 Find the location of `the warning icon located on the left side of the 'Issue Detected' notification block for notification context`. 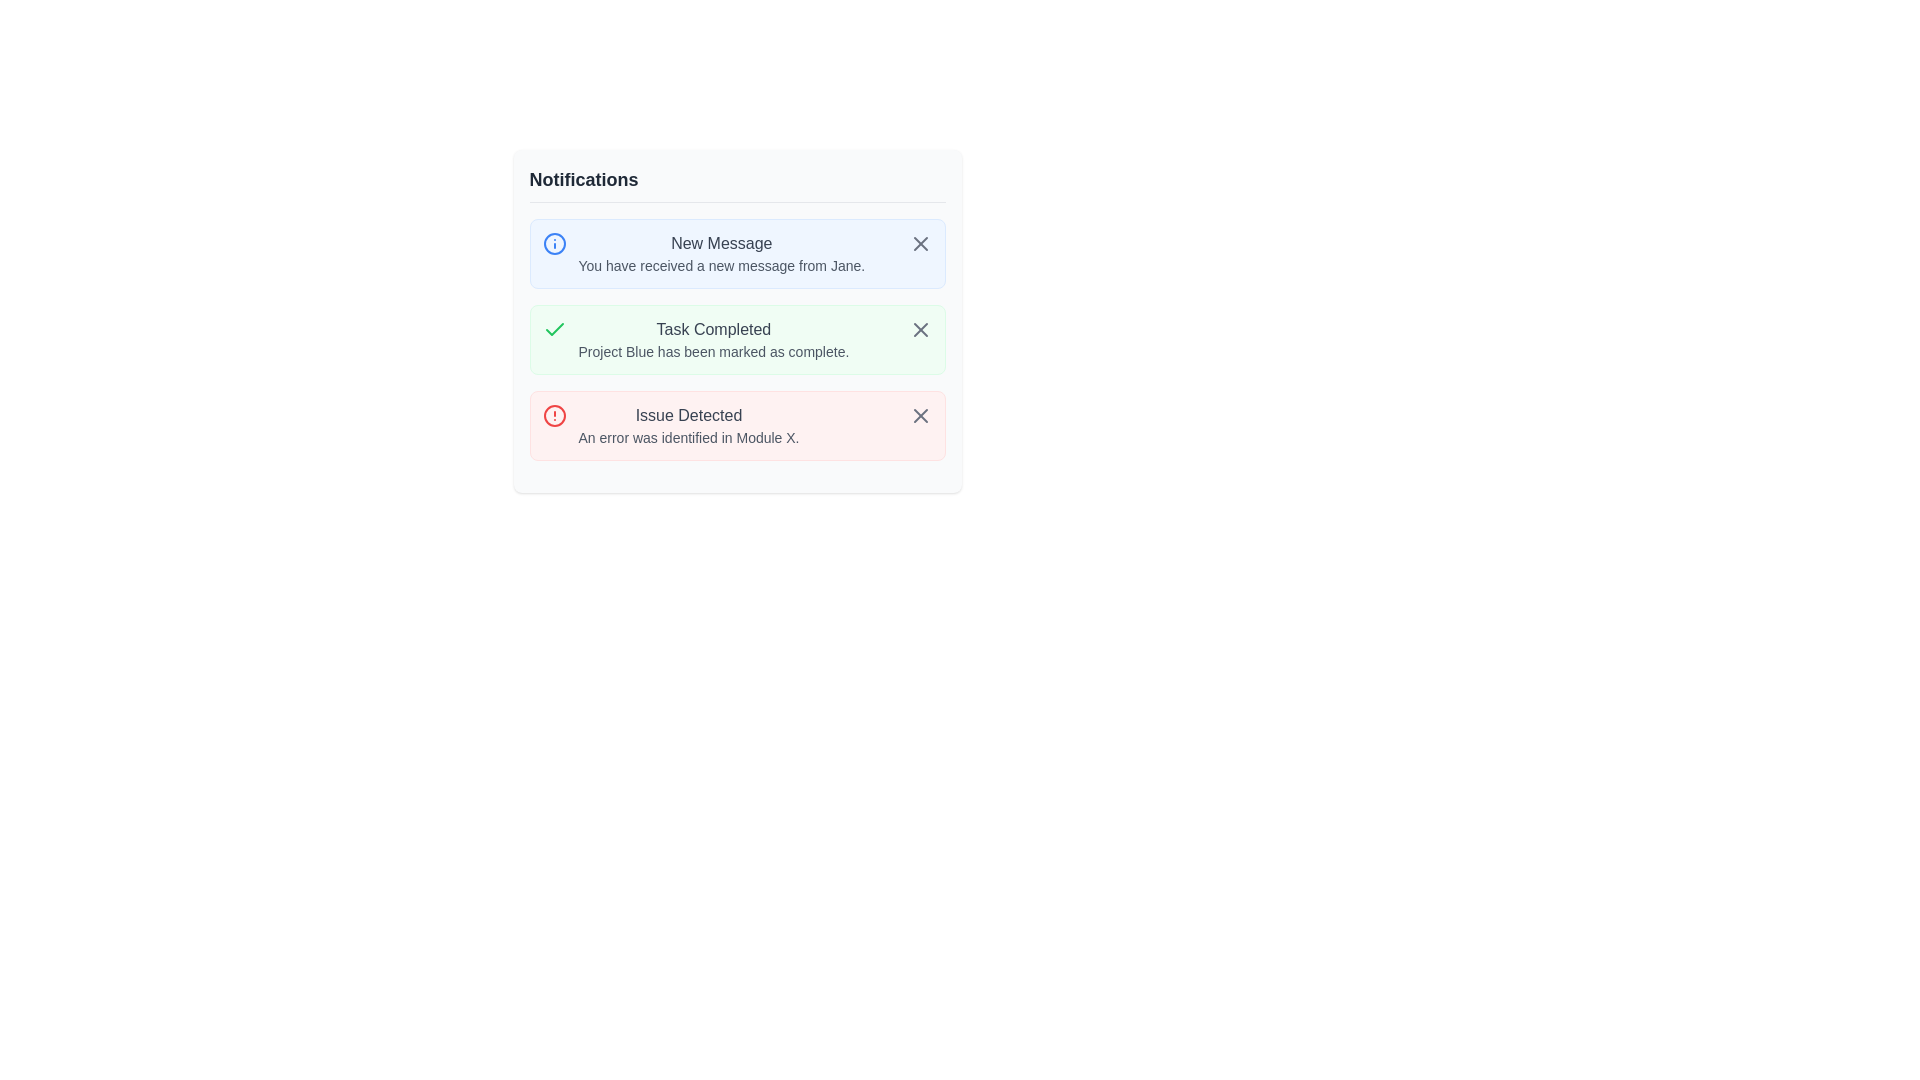

the warning icon located on the left side of the 'Issue Detected' notification block for notification context is located at coordinates (554, 415).